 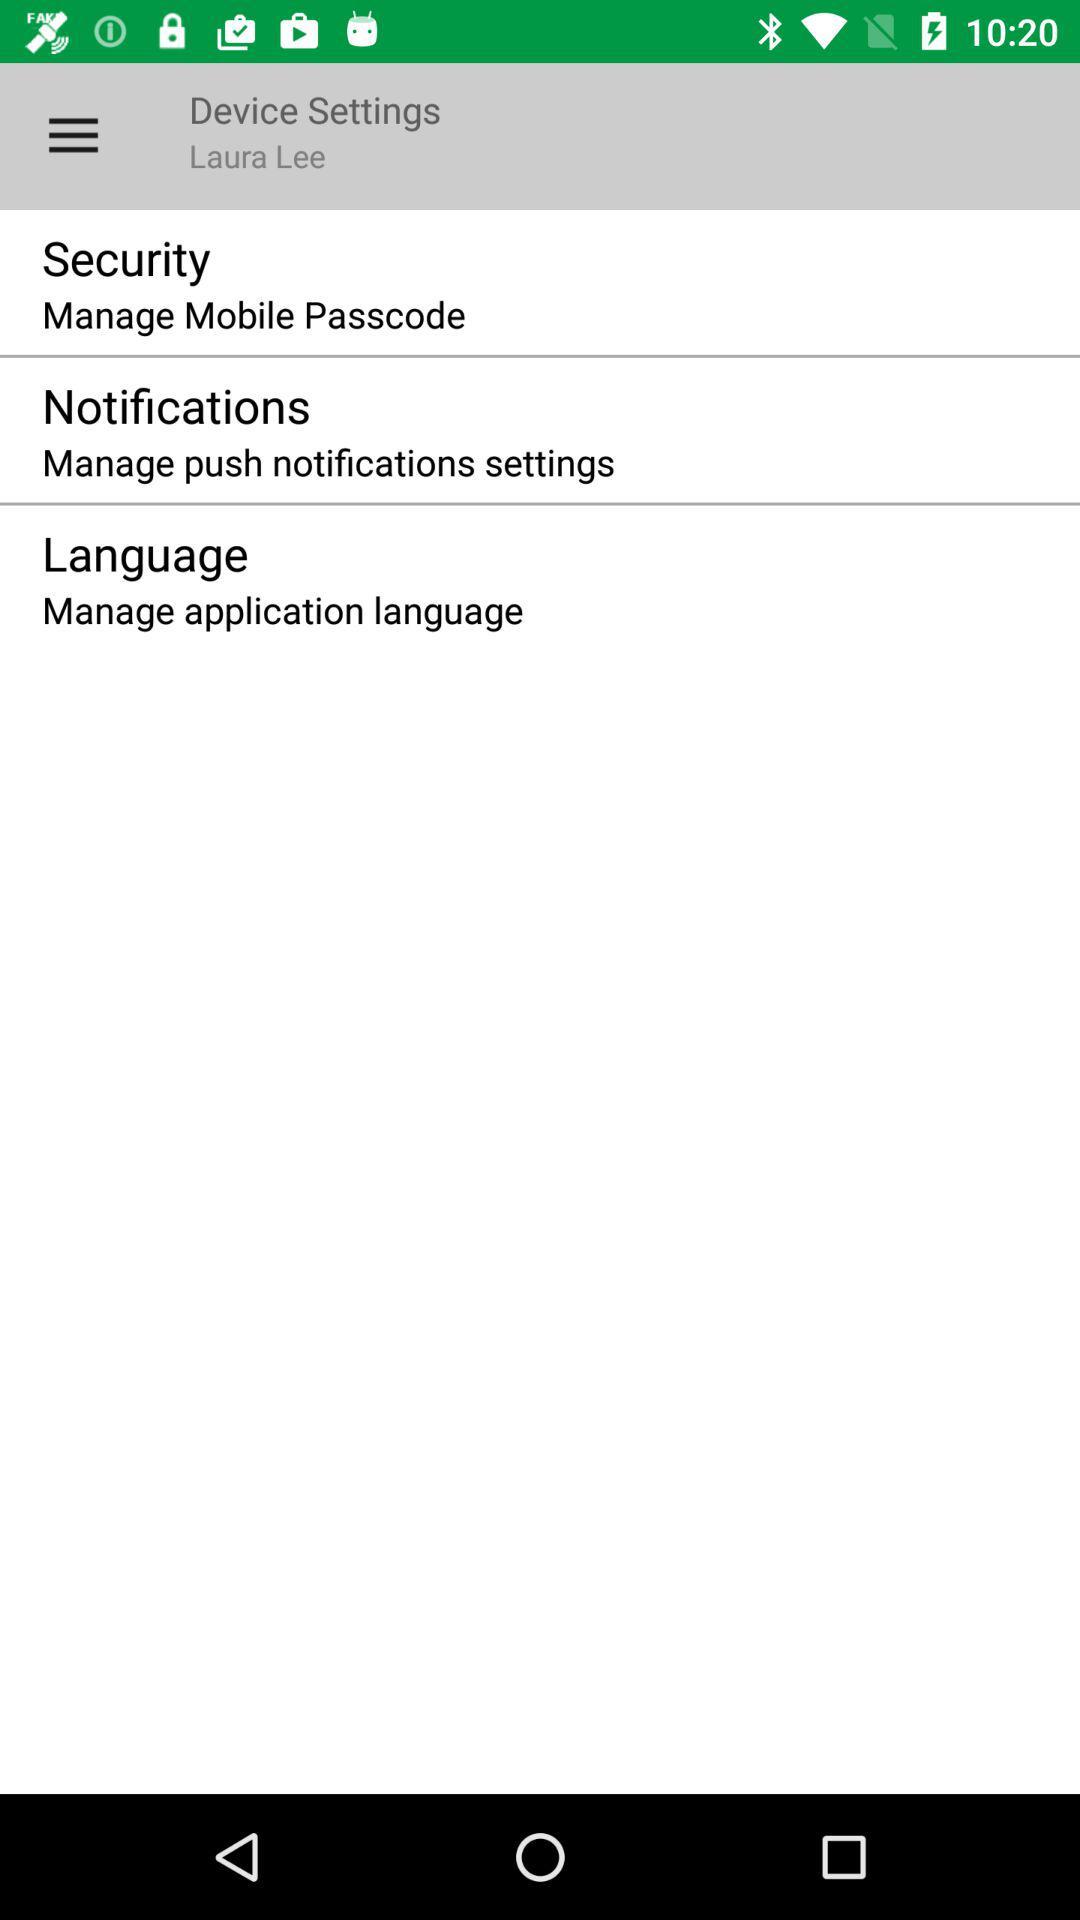 I want to click on the icon above the security item, so click(x=72, y=135).